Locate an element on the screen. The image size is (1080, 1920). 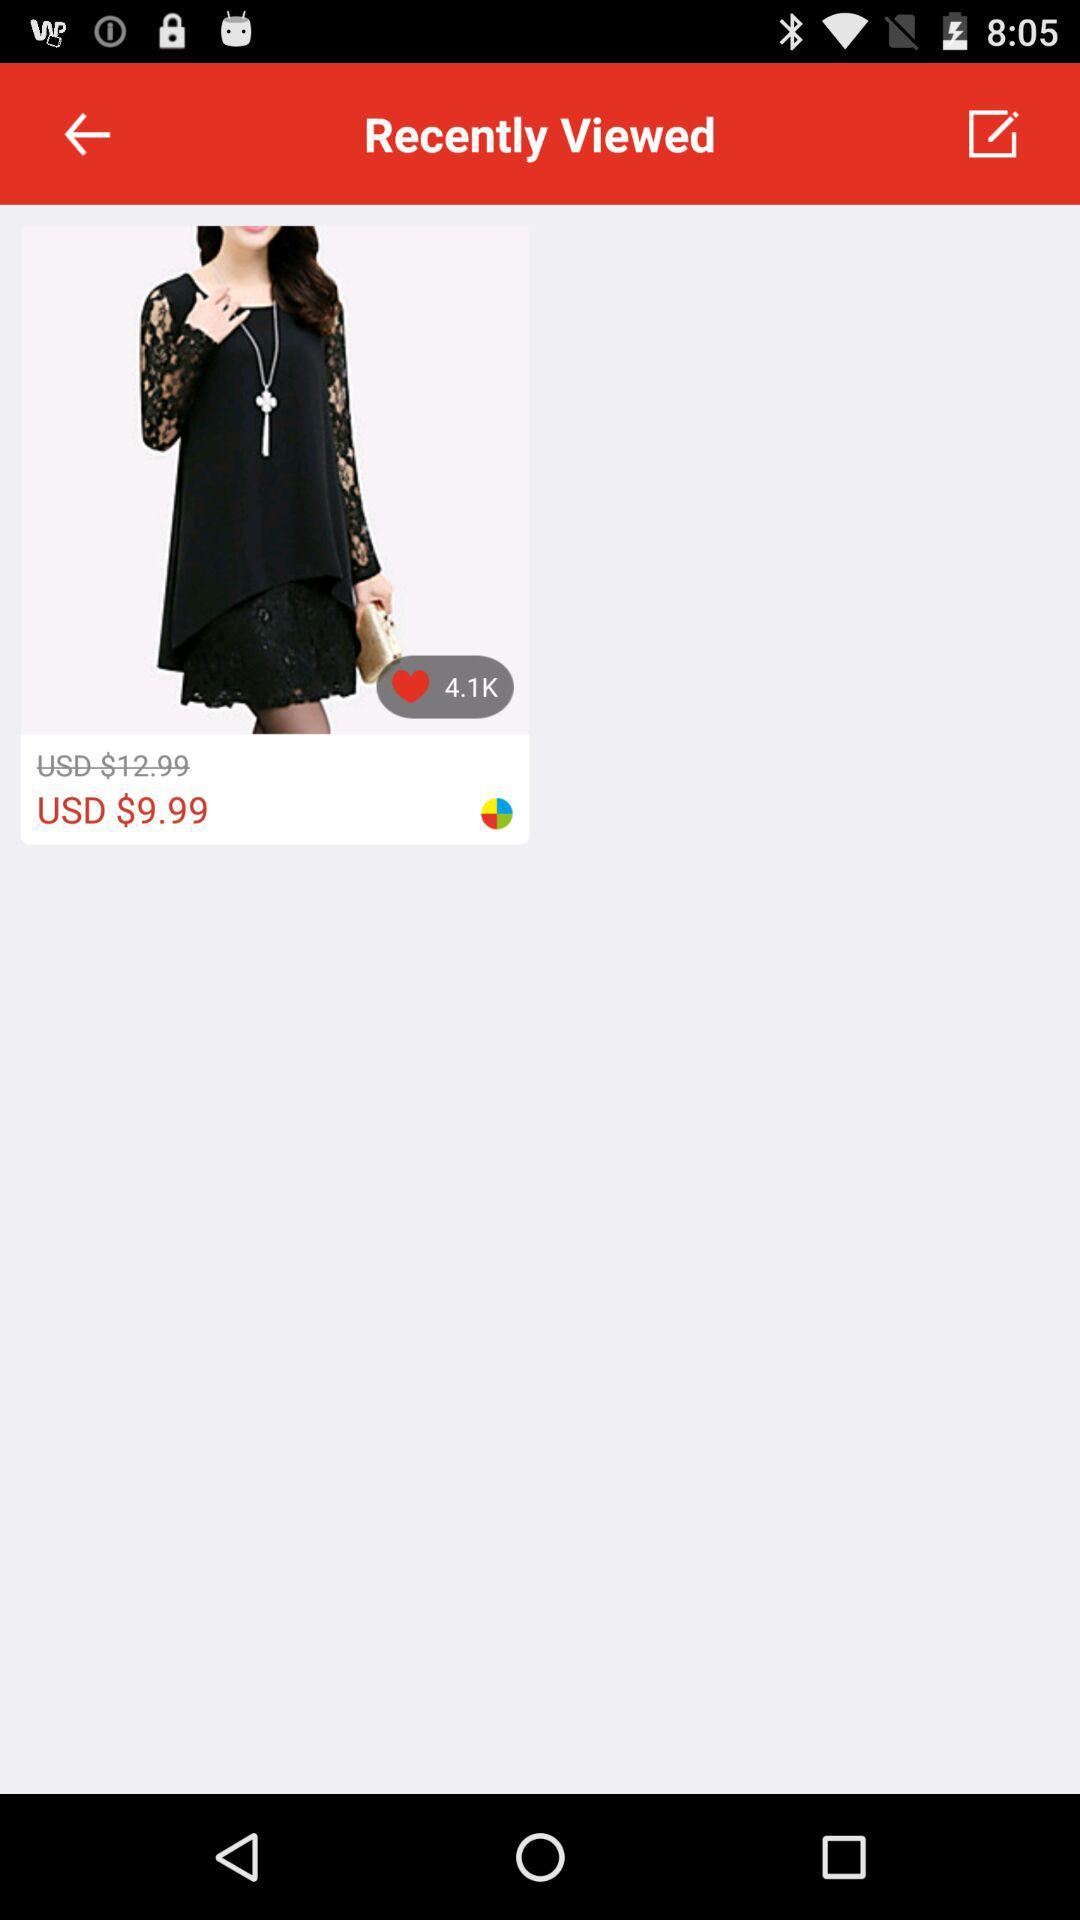
the arrow_backward icon is located at coordinates (86, 142).